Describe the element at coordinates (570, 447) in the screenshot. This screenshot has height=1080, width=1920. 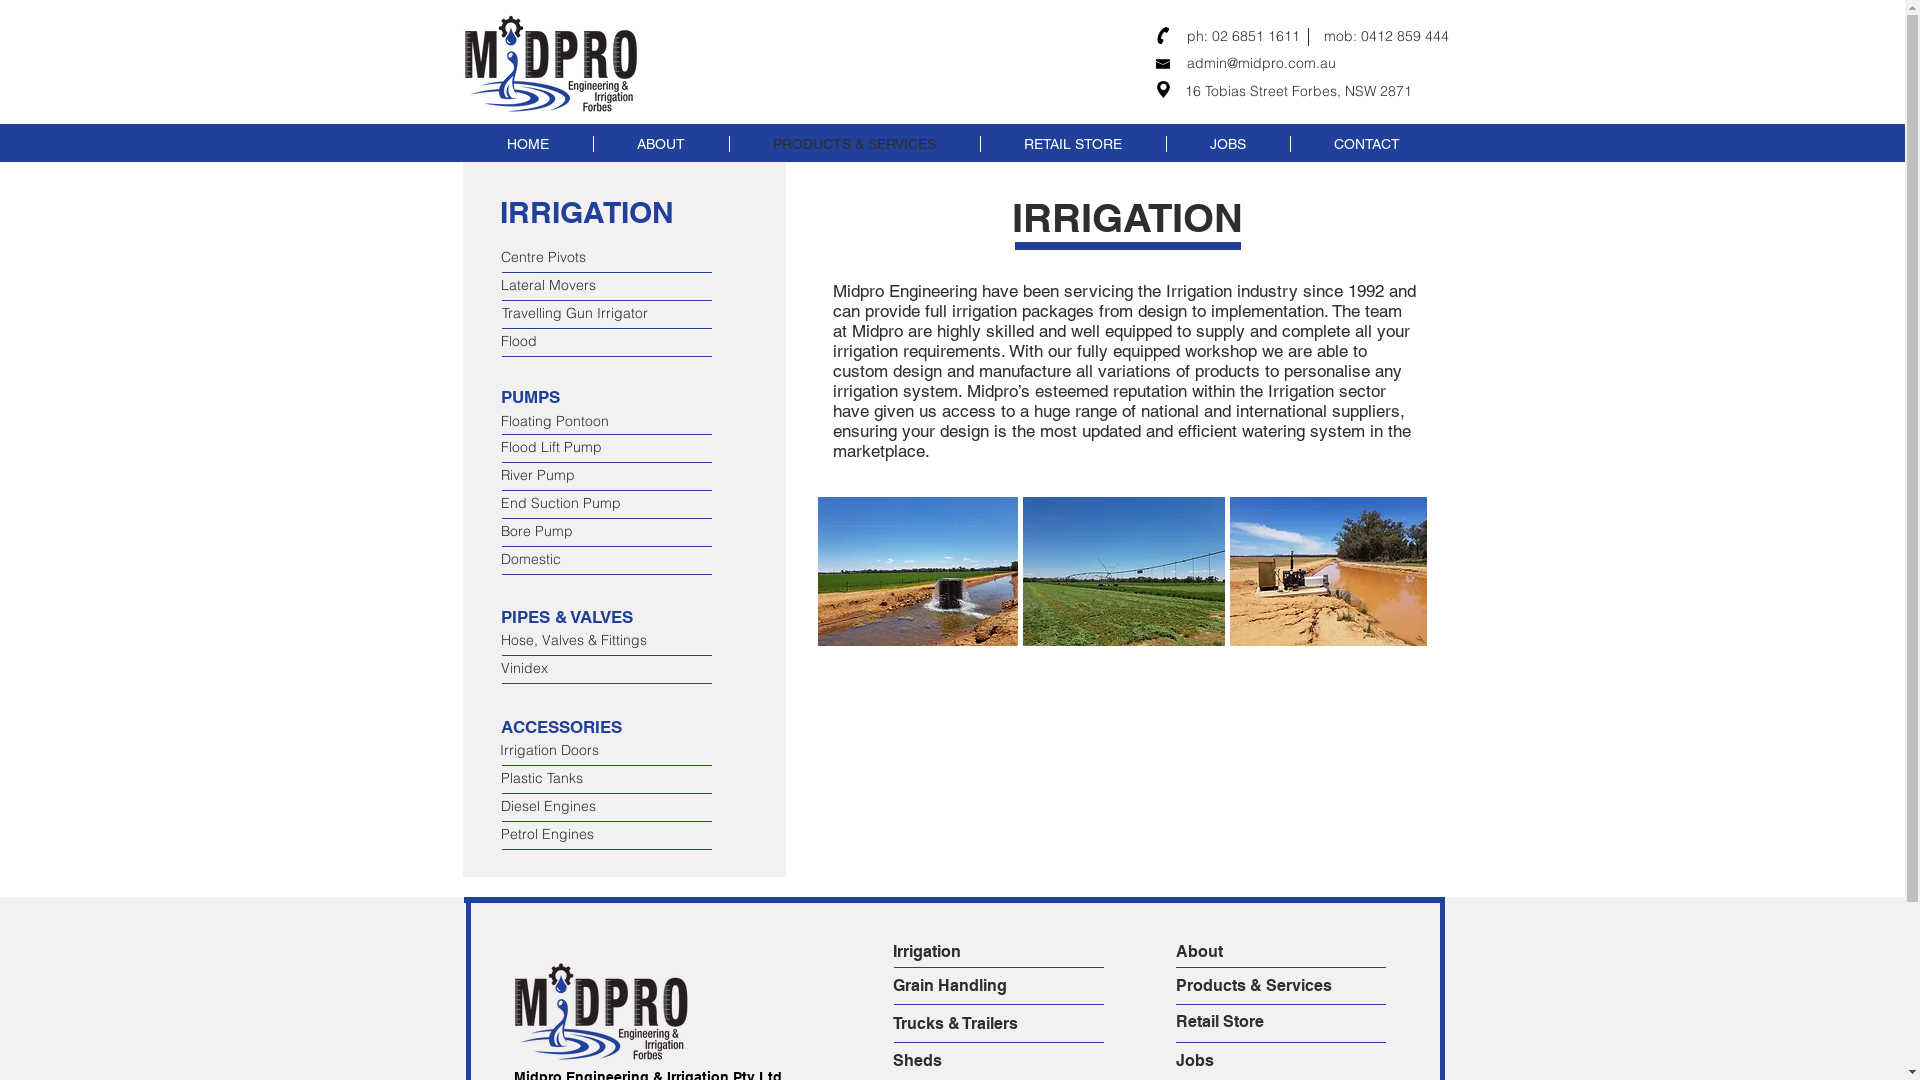
I see `'Flood Lift Pump'` at that location.